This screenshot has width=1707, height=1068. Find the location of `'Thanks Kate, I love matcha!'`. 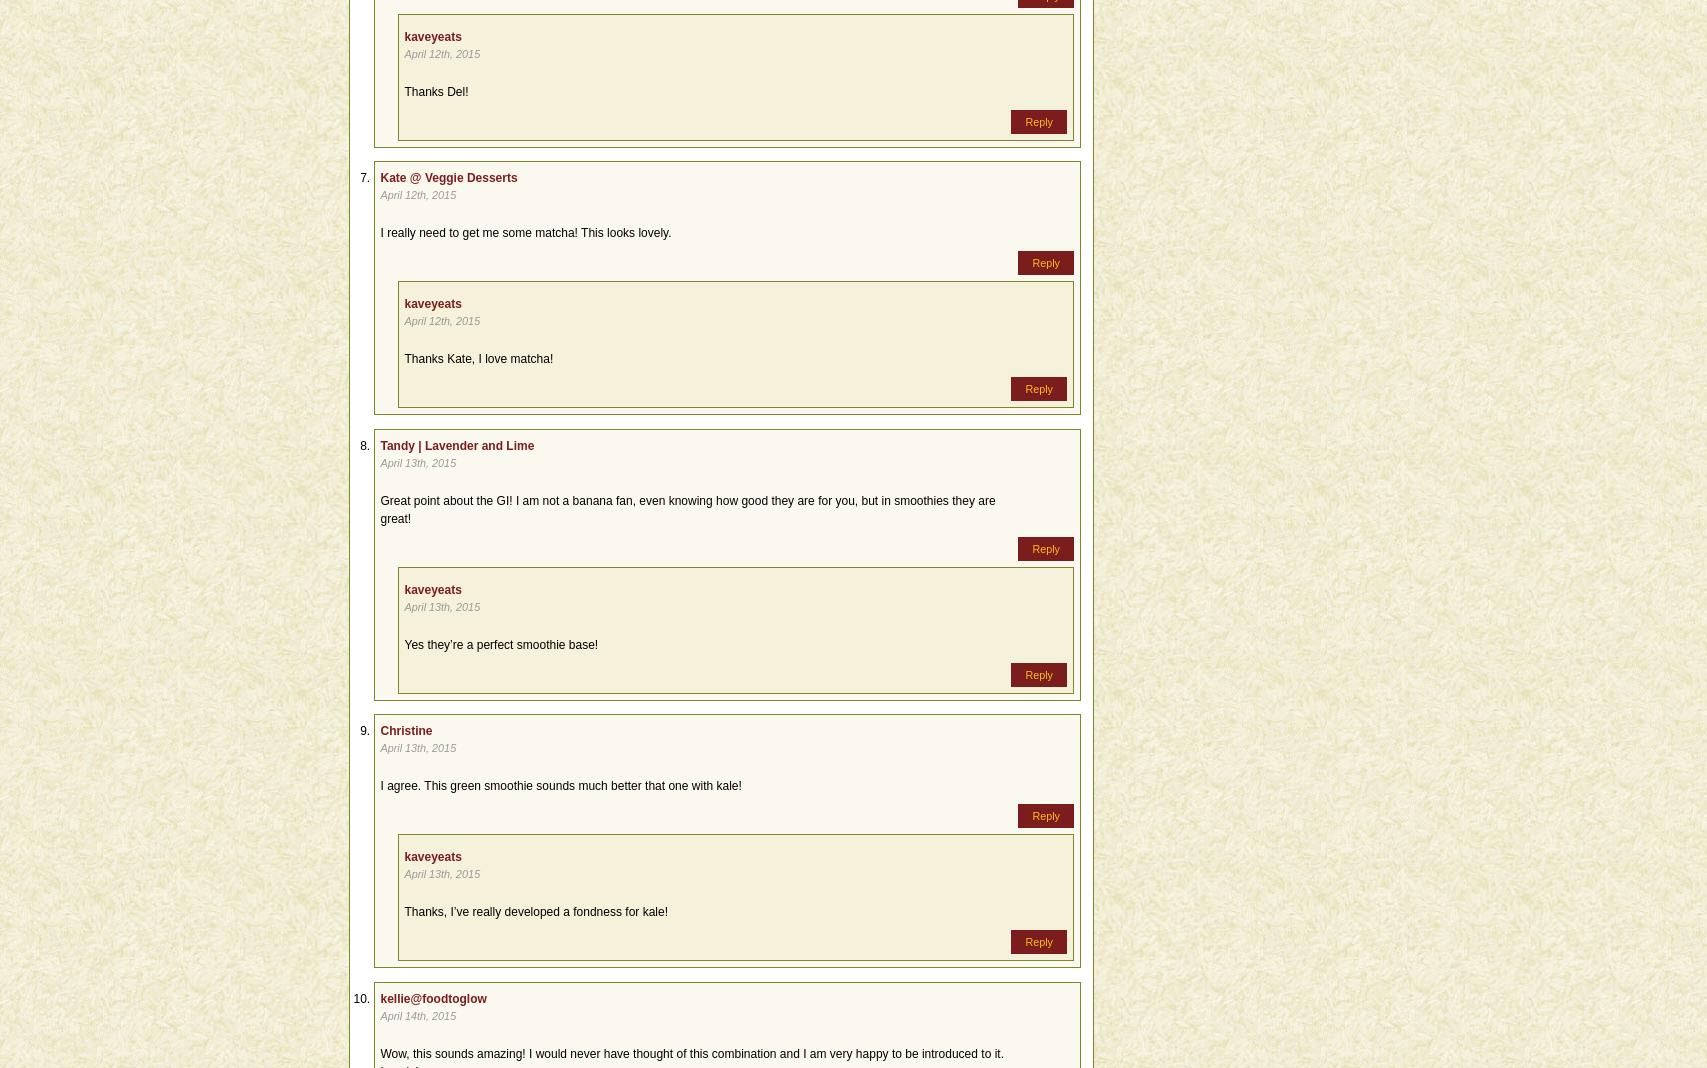

'Thanks Kate, I love matcha!' is located at coordinates (478, 357).